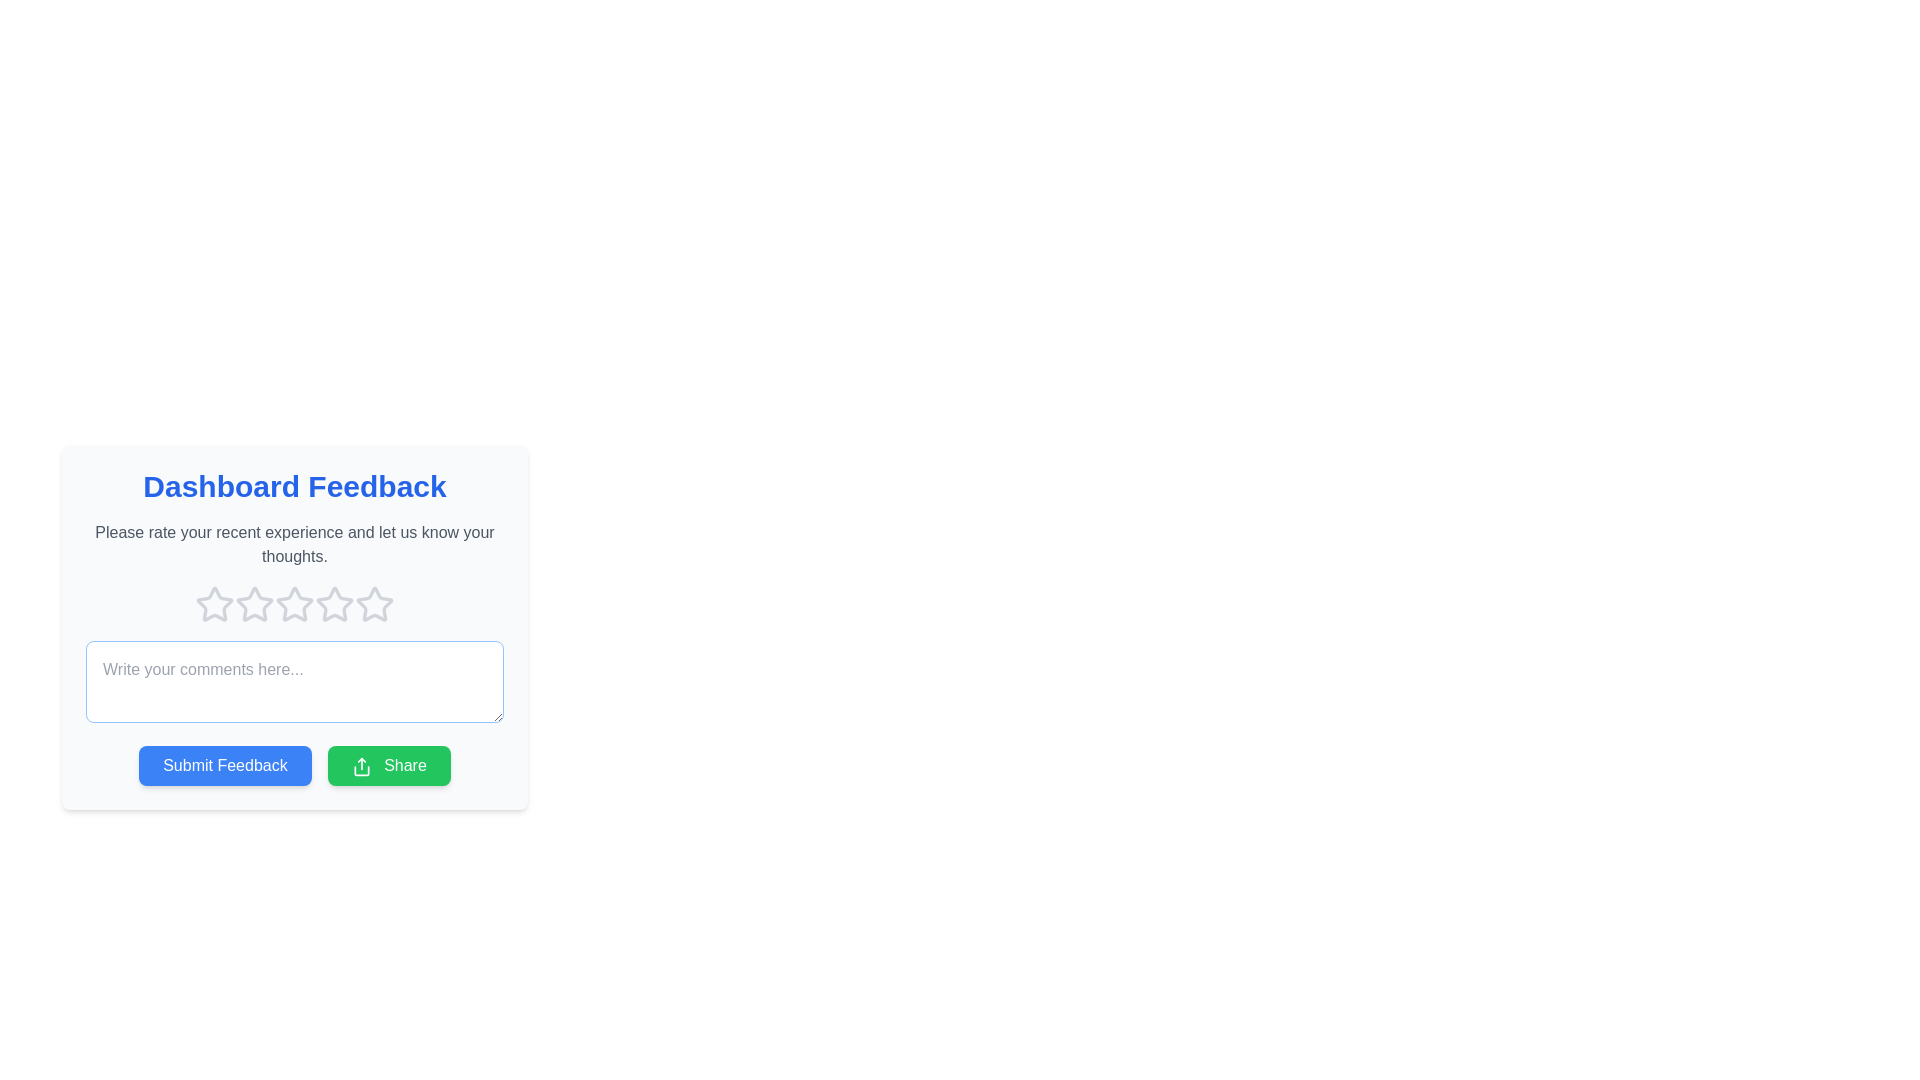 The image size is (1920, 1080). Describe the element at coordinates (293, 544) in the screenshot. I see `instructions from the text label that says 'Please rate your recent experience and let us know your thoughts.' positioned within the feedback section of the card` at that location.